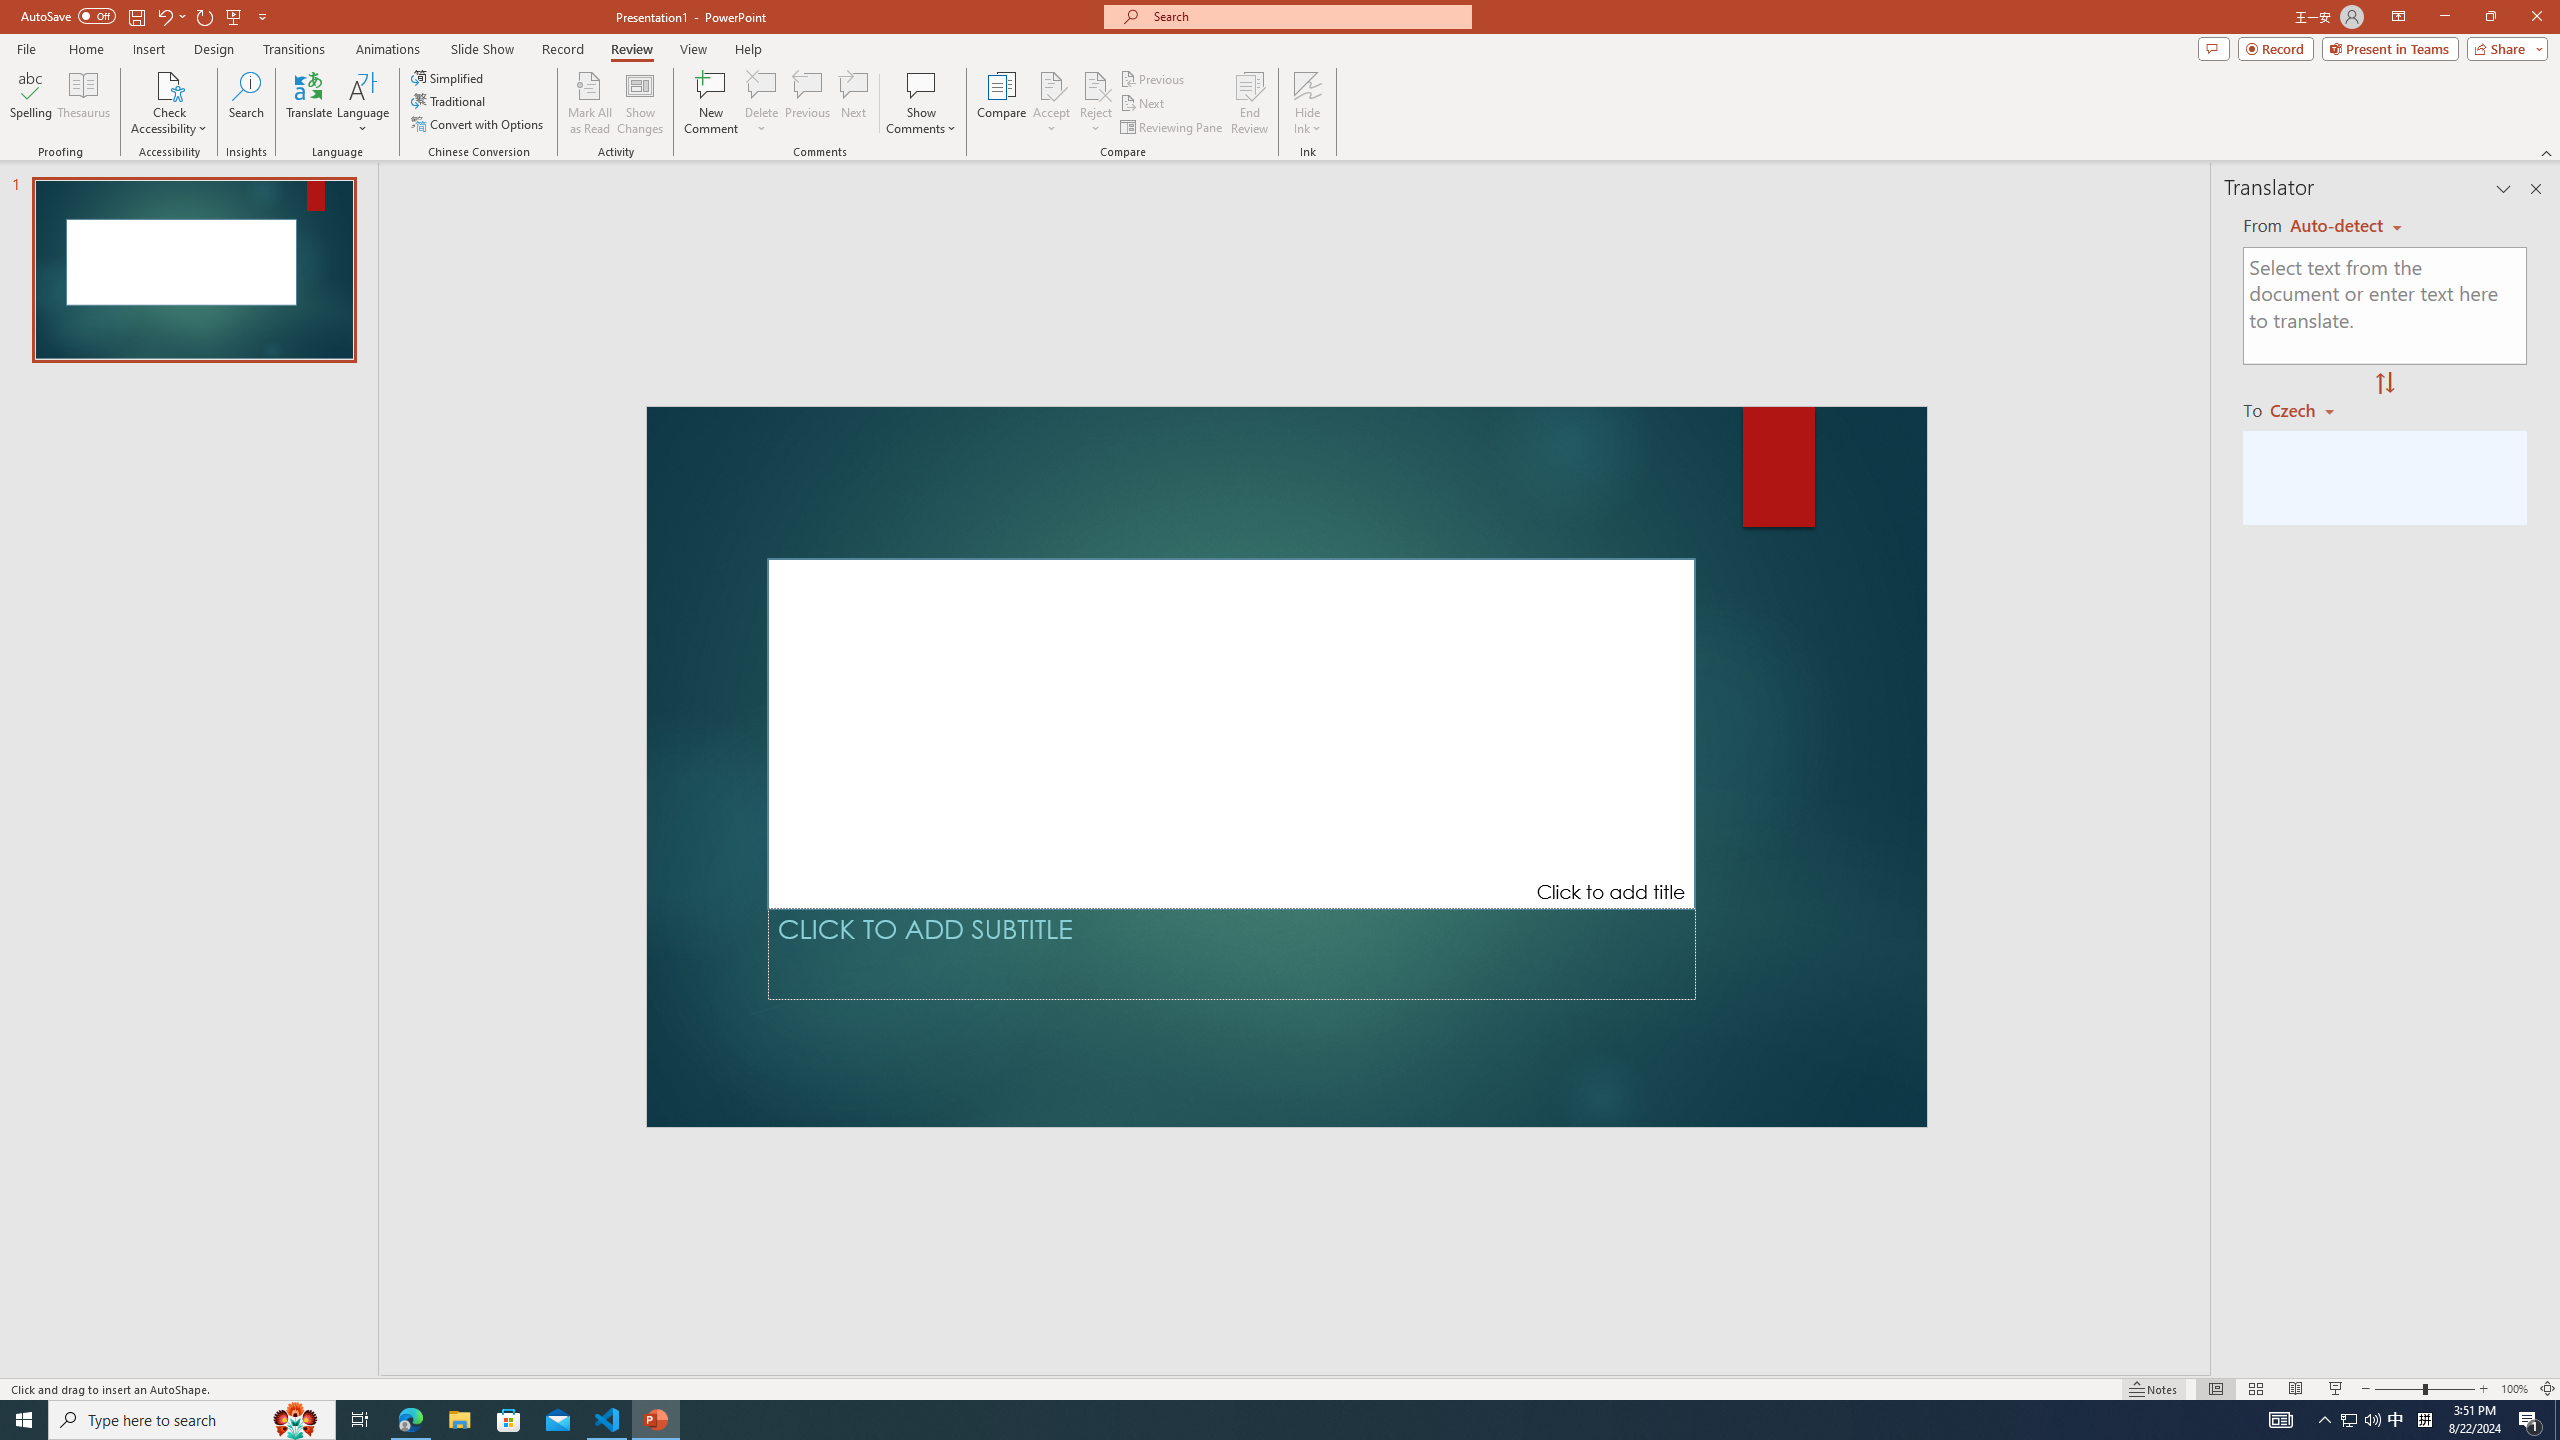 This screenshot has width=2560, height=1440. Describe the element at coordinates (590, 103) in the screenshot. I see `'Mark All as Read'` at that location.